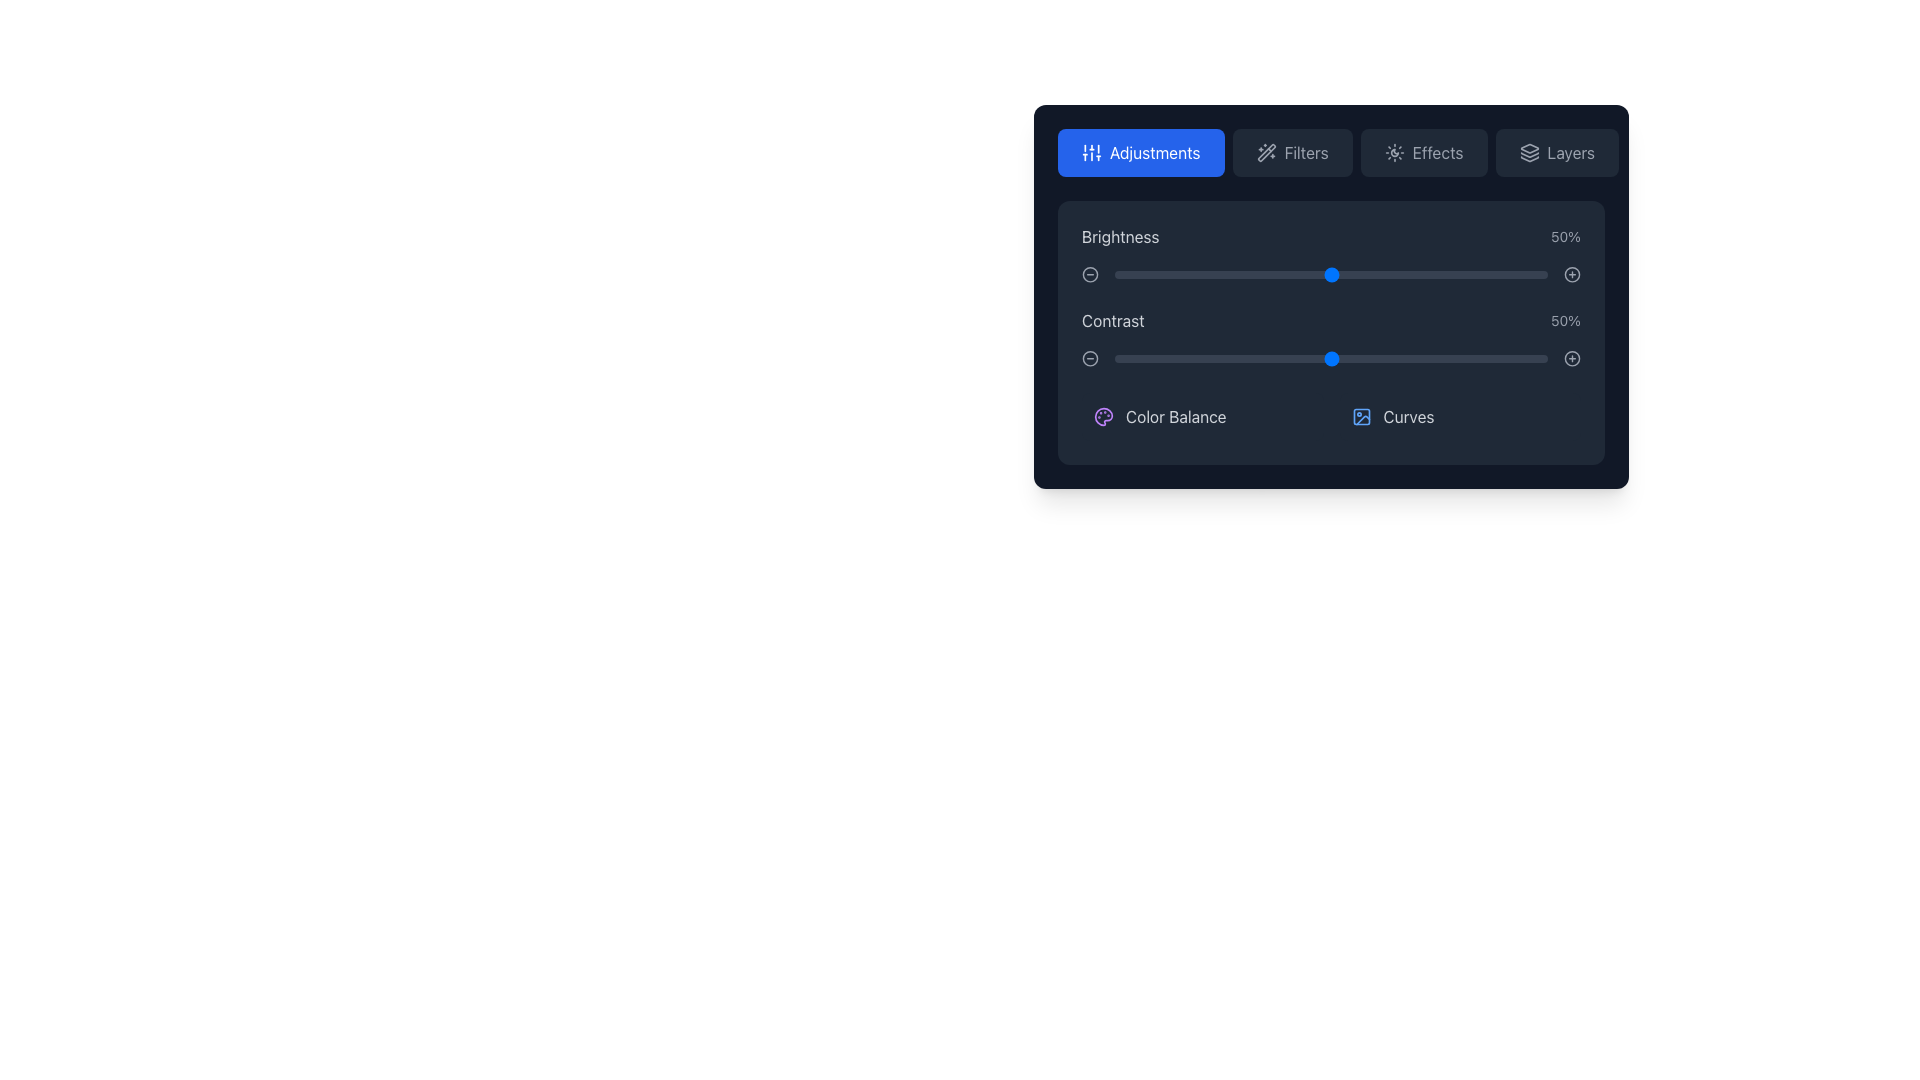 The image size is (1920, 1080). Describe the element at coordinates (1416, 274) in the screenshot. I see `Brightness slider` at that location.